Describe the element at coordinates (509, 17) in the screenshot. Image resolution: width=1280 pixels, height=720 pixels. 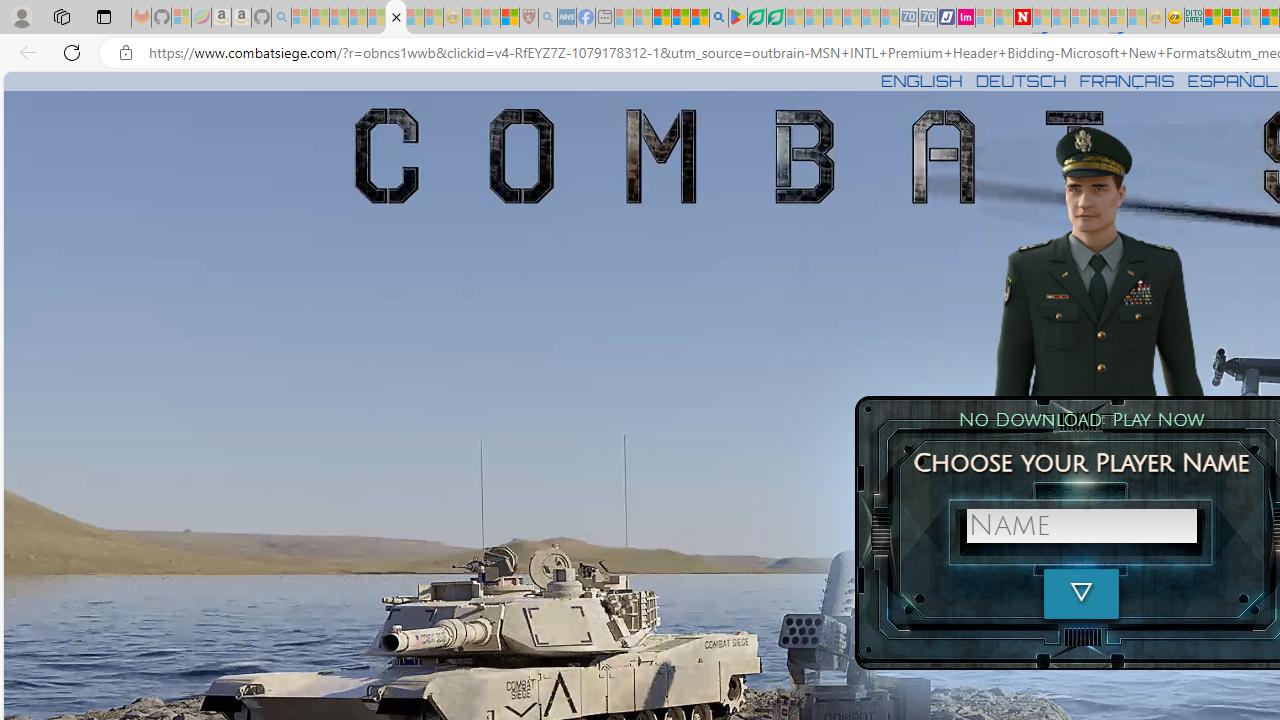
I see `'Local - MSN'` at that location.